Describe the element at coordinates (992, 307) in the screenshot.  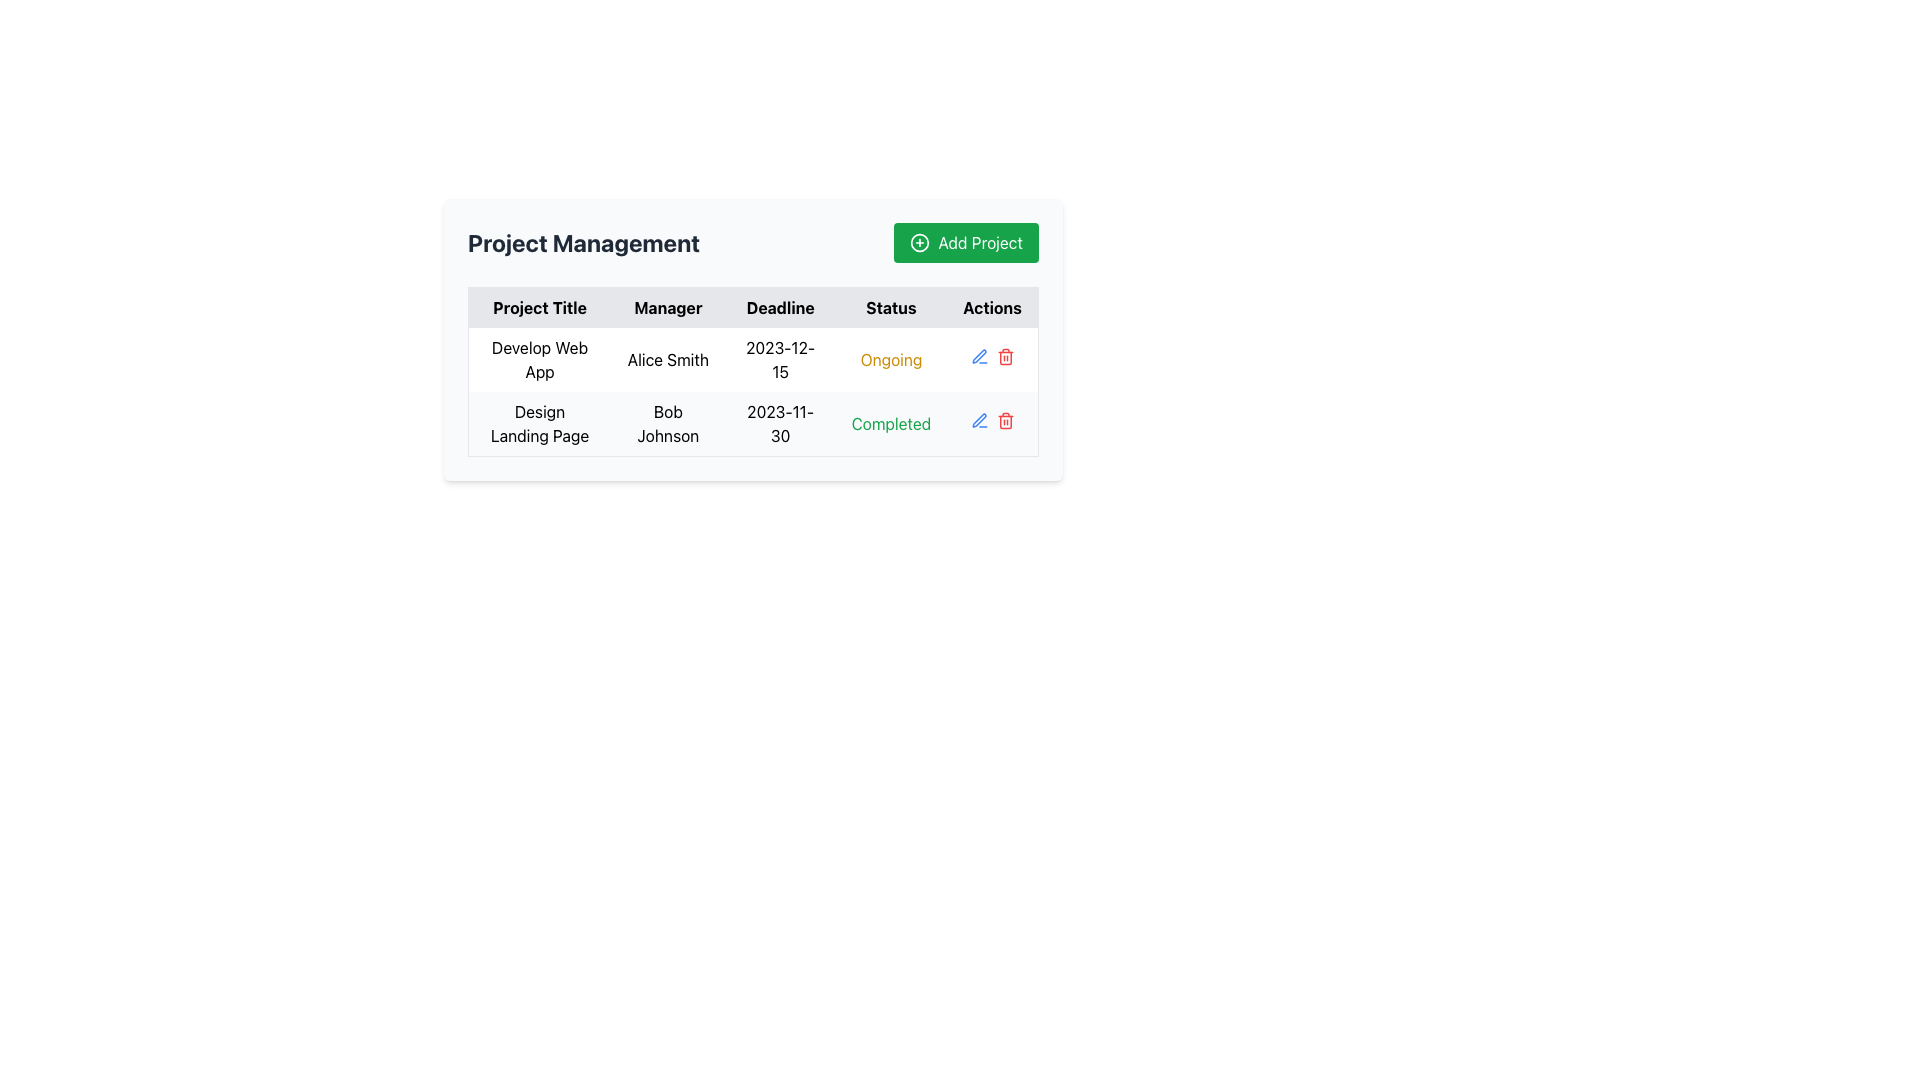
I see `the text label styled as a table header displaying the word 'Actions', which is positioned as the fifth column header in a table` at that location.